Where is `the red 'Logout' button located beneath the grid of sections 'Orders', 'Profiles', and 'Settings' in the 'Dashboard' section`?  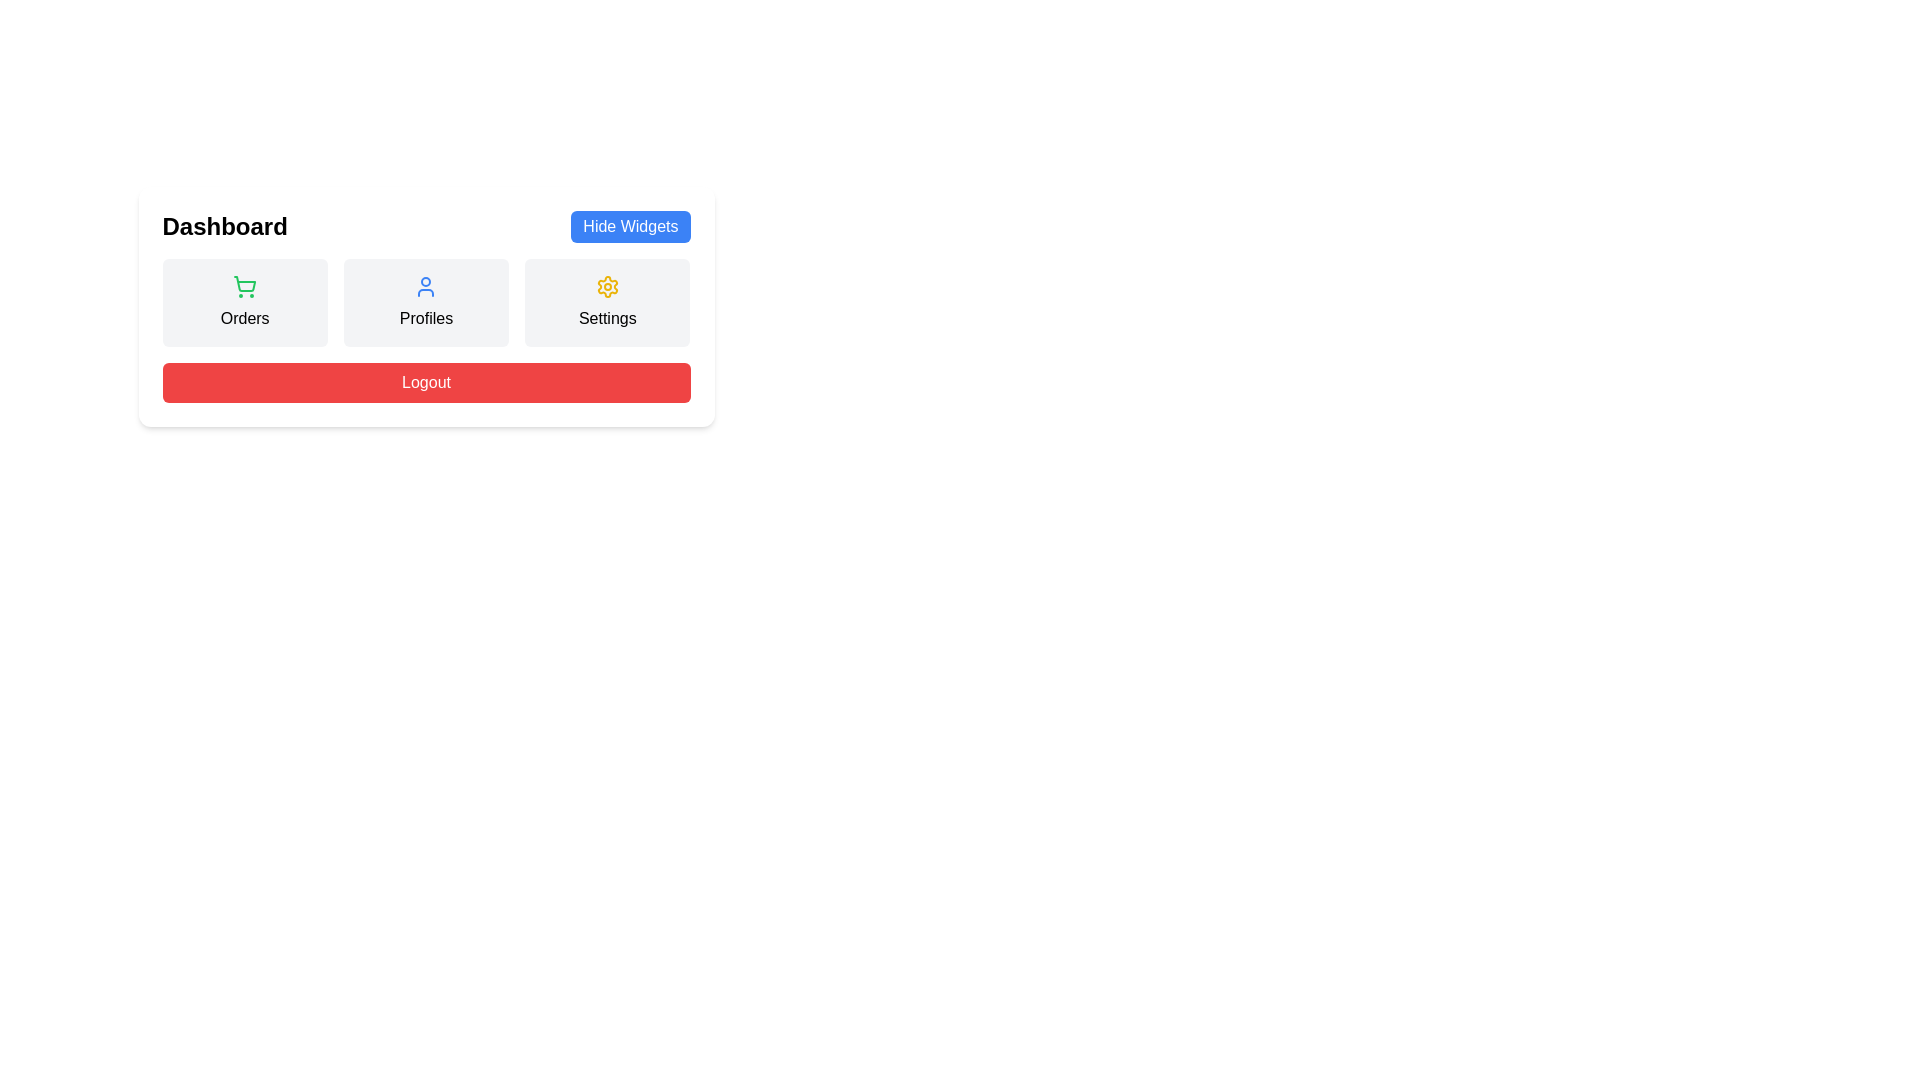
the red 'Logout' button located beneath the grid of sections 'Orders', 'Profiles', and 'Settings' in the 'Dashboard' section is located at coordinates (425, 395).